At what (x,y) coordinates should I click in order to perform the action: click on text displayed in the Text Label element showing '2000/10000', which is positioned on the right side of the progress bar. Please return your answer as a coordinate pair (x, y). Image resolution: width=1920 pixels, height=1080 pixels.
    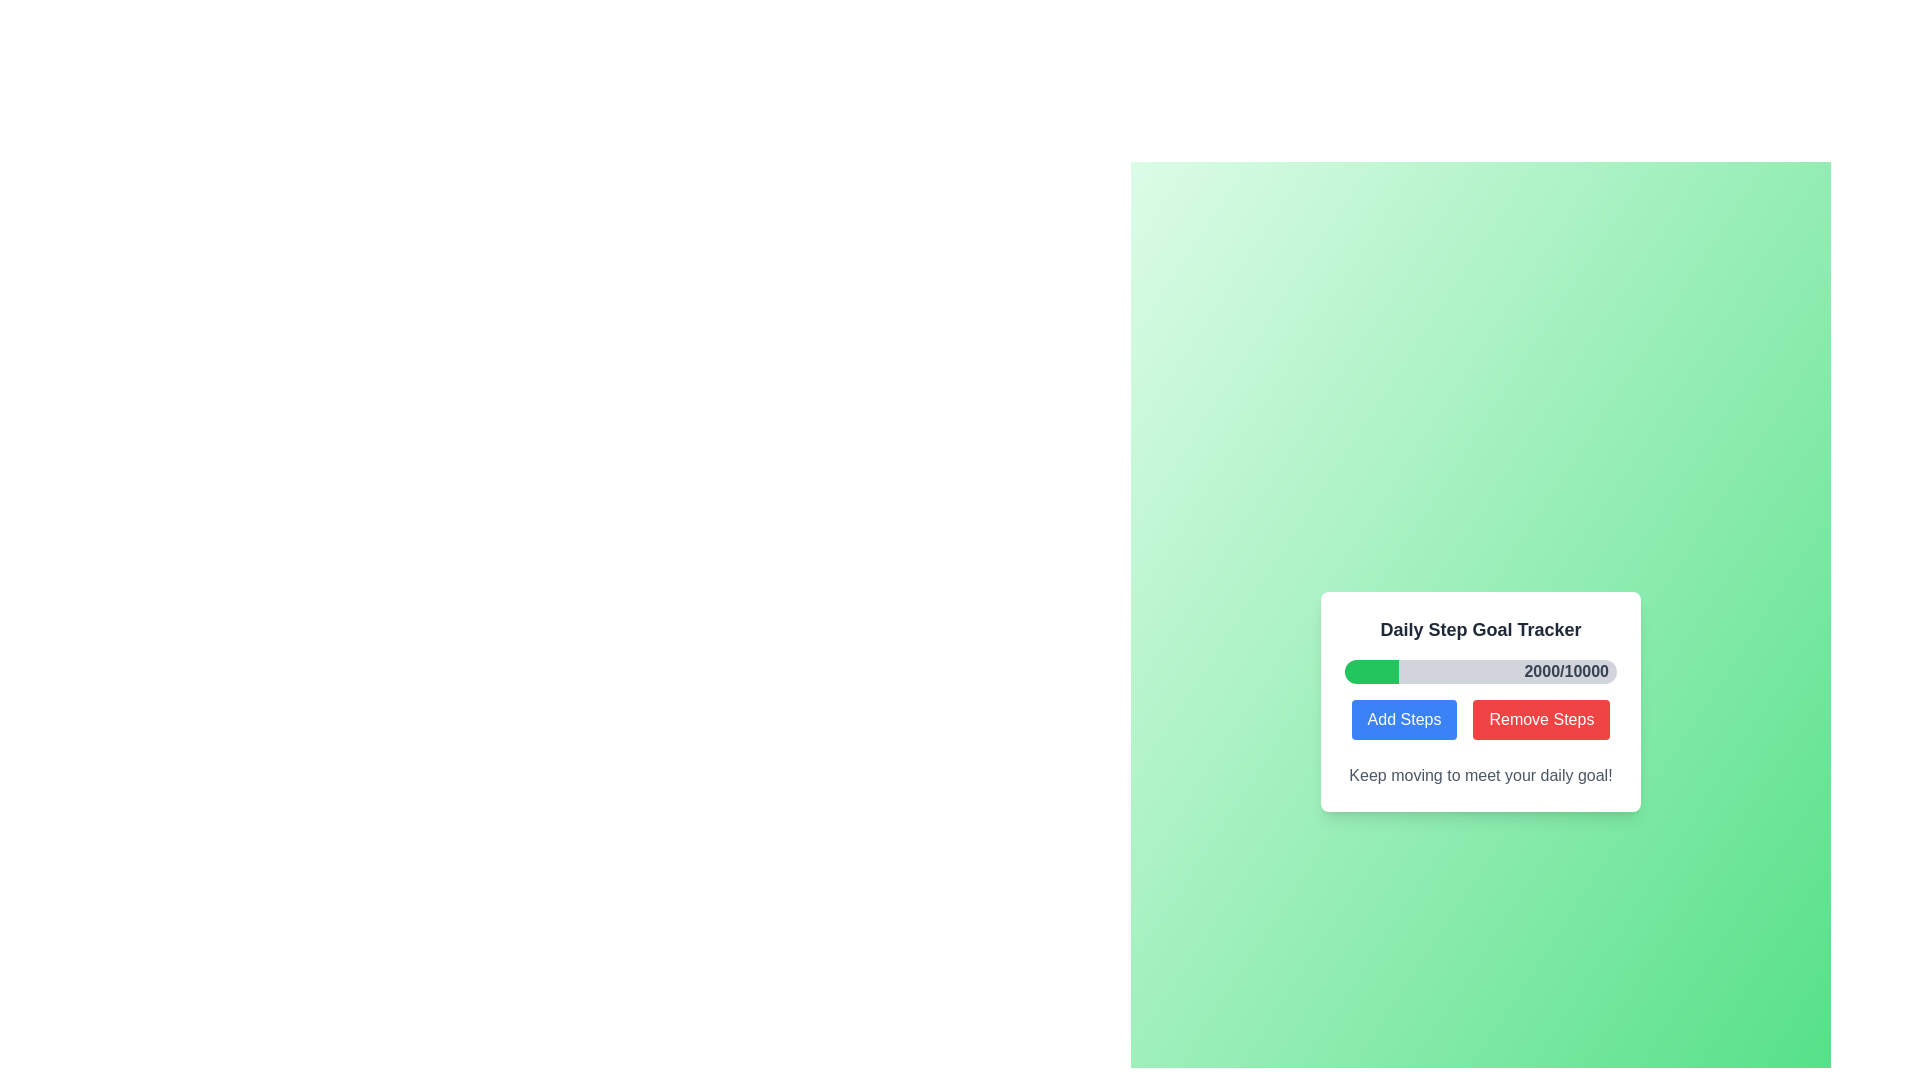
    Looking at the image, I should click on (1565, 671).